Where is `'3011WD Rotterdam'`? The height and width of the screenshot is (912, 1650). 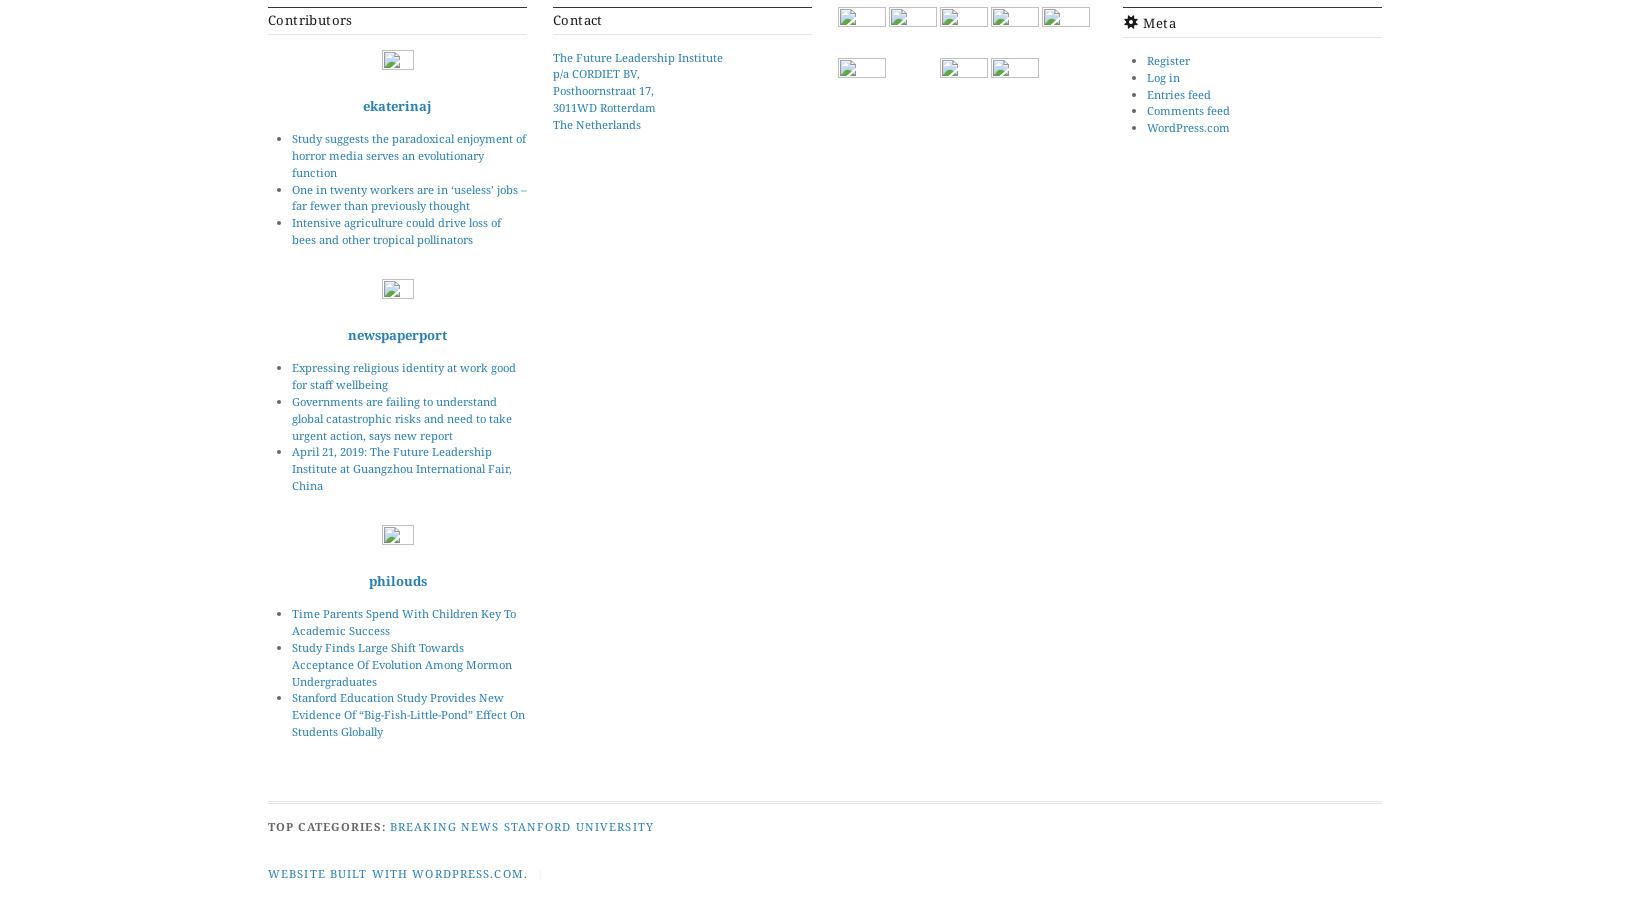 '3011WD Rotterdam' is located at coordinates (603, 107).